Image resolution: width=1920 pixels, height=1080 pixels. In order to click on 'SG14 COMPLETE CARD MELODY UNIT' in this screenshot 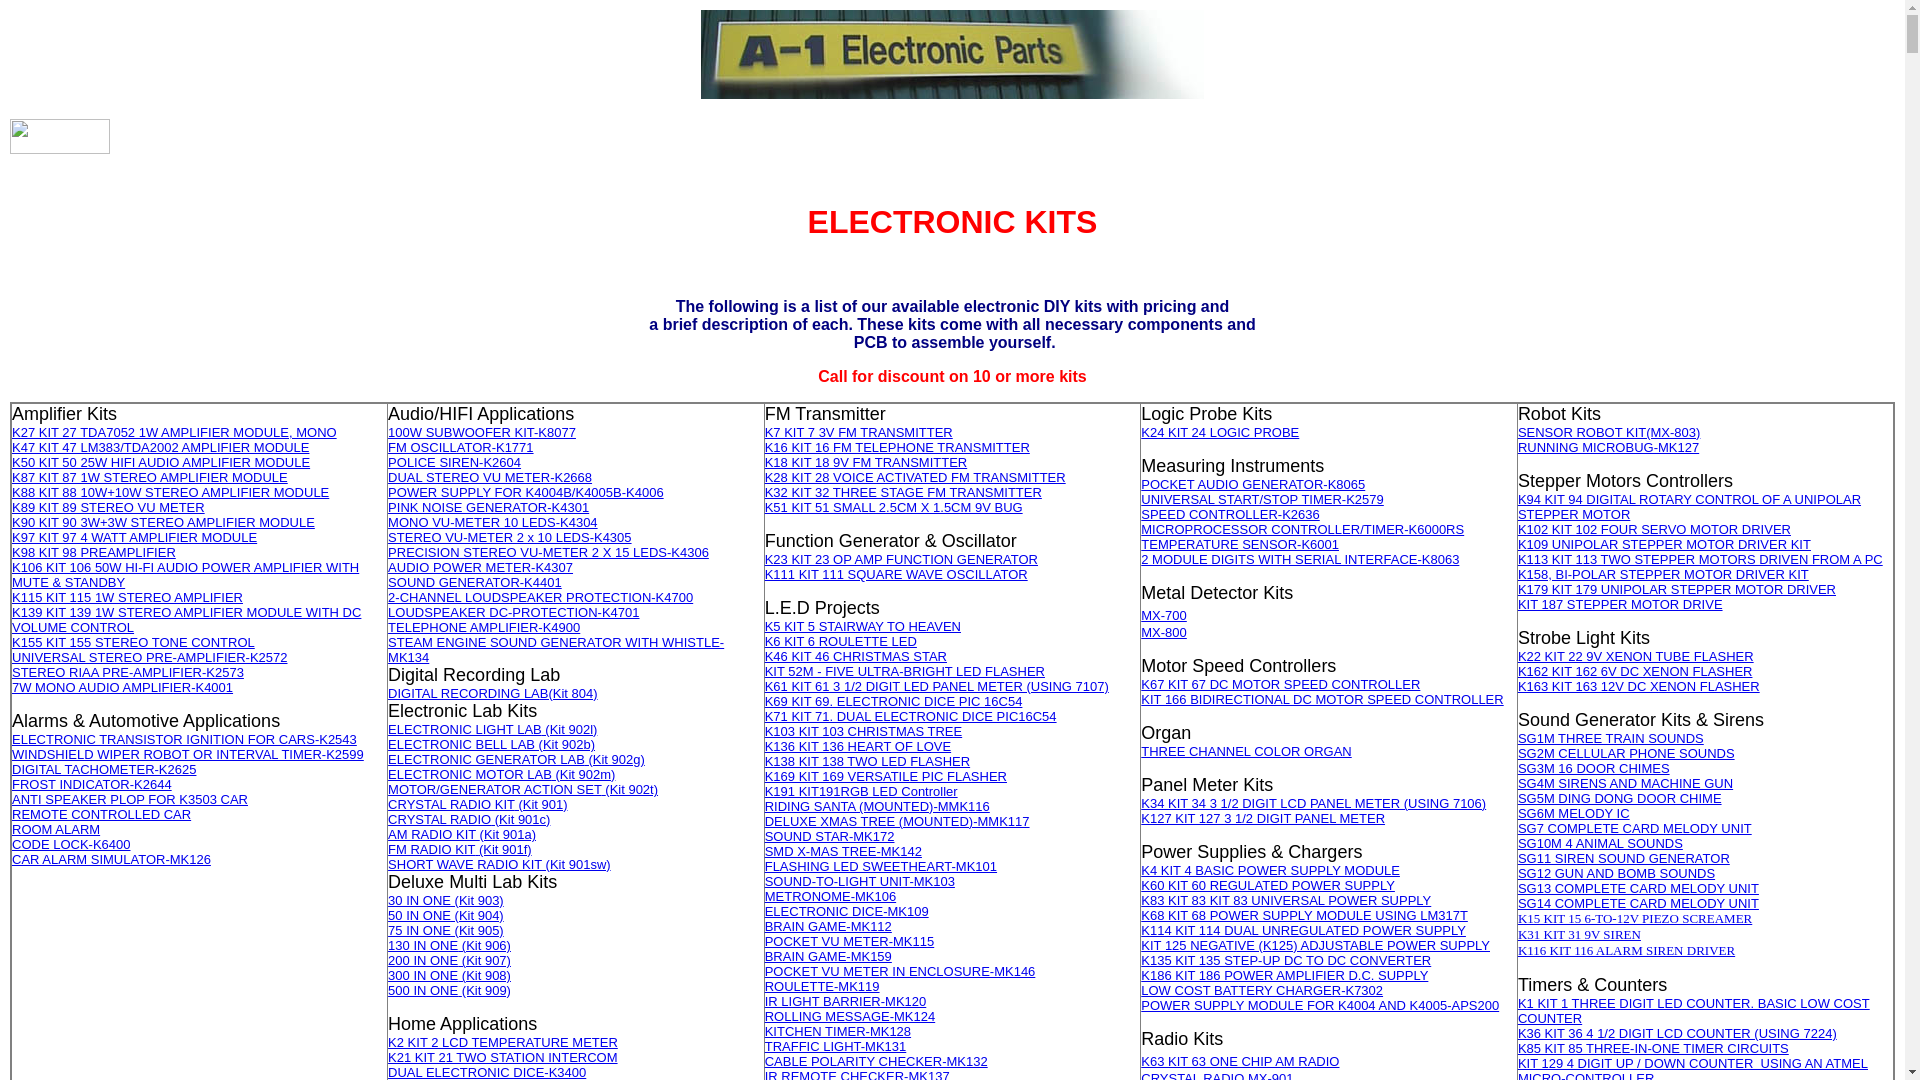, I will do `click(1638, 903)`.